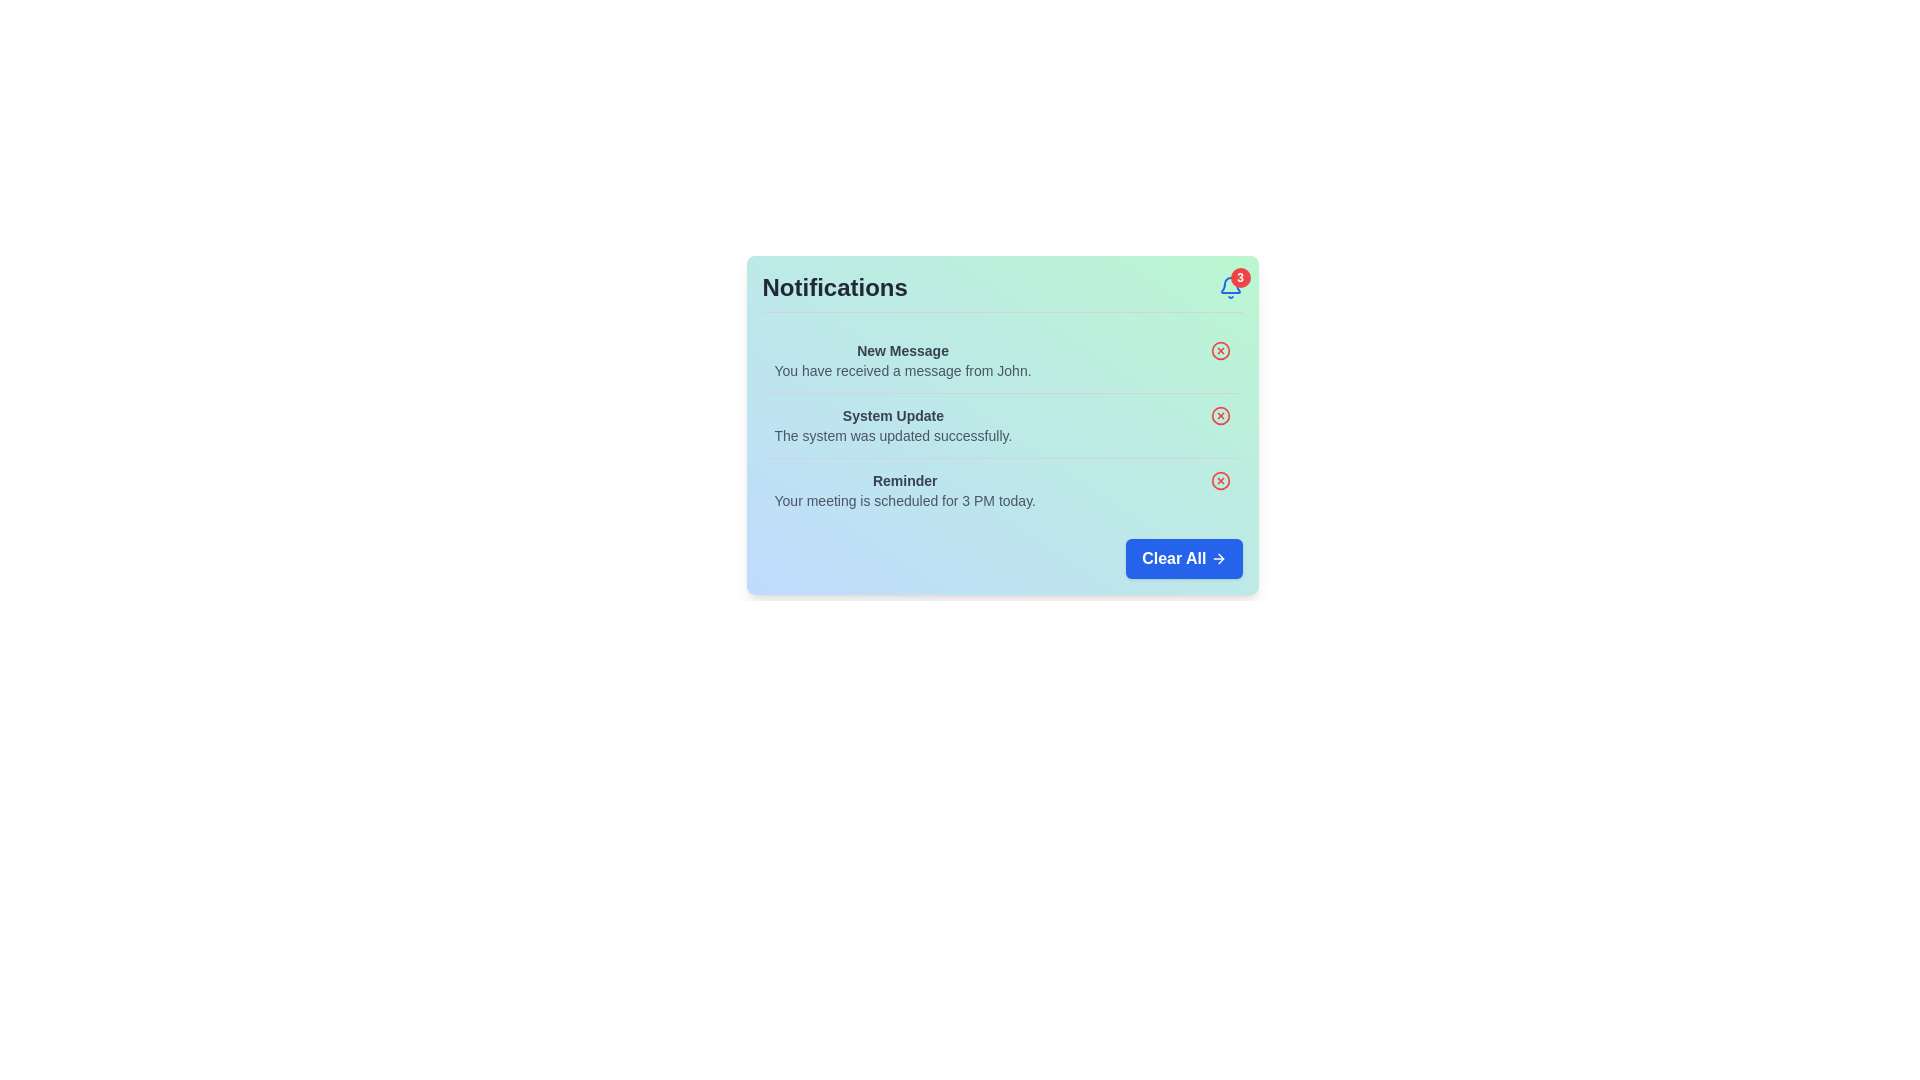 This screenshot has width=1920, height=1080. Describe the element at coordinates (904, 500) in the screenshot. I see `the notification message regarding a scheduled meeting at 3 PM located in the 'Reminder' section of the 'Notifications' panel` at that location.